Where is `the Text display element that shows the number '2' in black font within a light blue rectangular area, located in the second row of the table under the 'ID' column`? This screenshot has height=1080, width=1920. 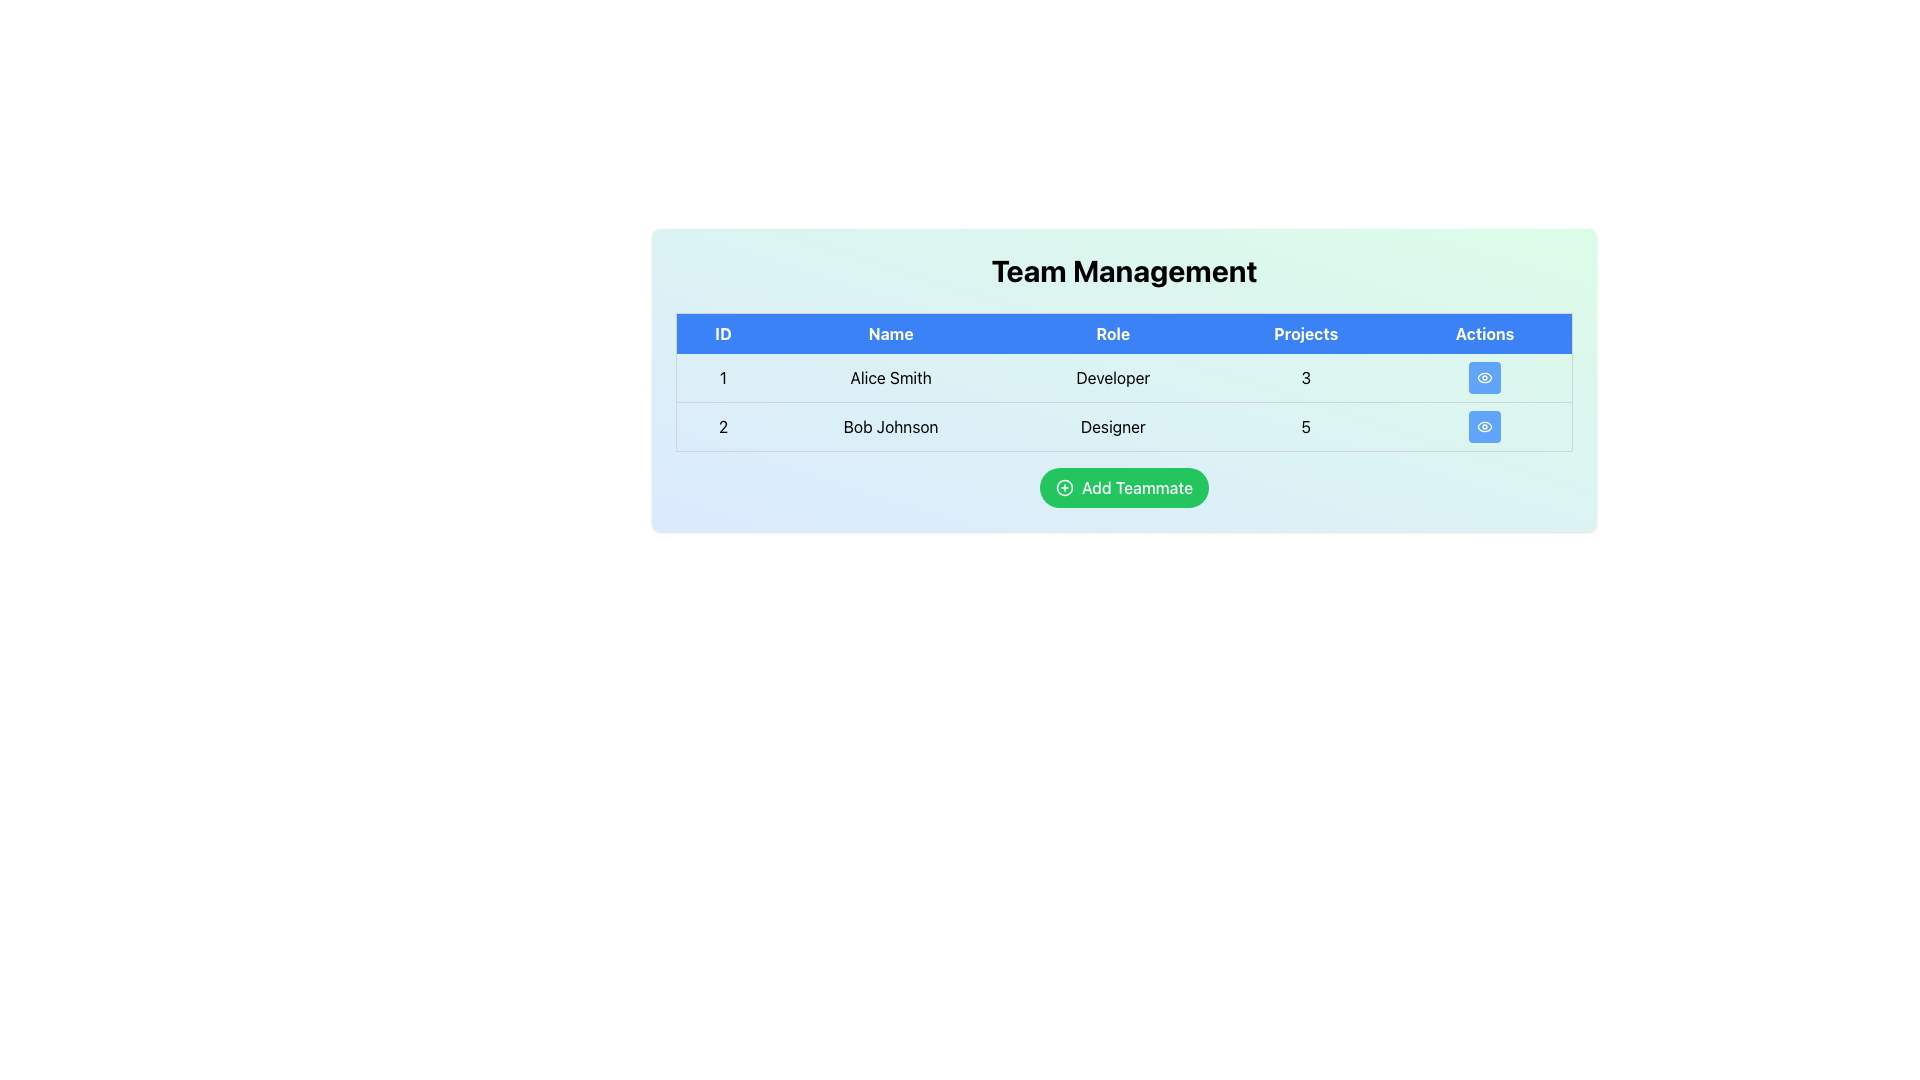 the Text display element that shows the number '2' in black font within a light blue rectangular area, located in the second row of the table under the 'ID' column is located at coordinates (722, 426).